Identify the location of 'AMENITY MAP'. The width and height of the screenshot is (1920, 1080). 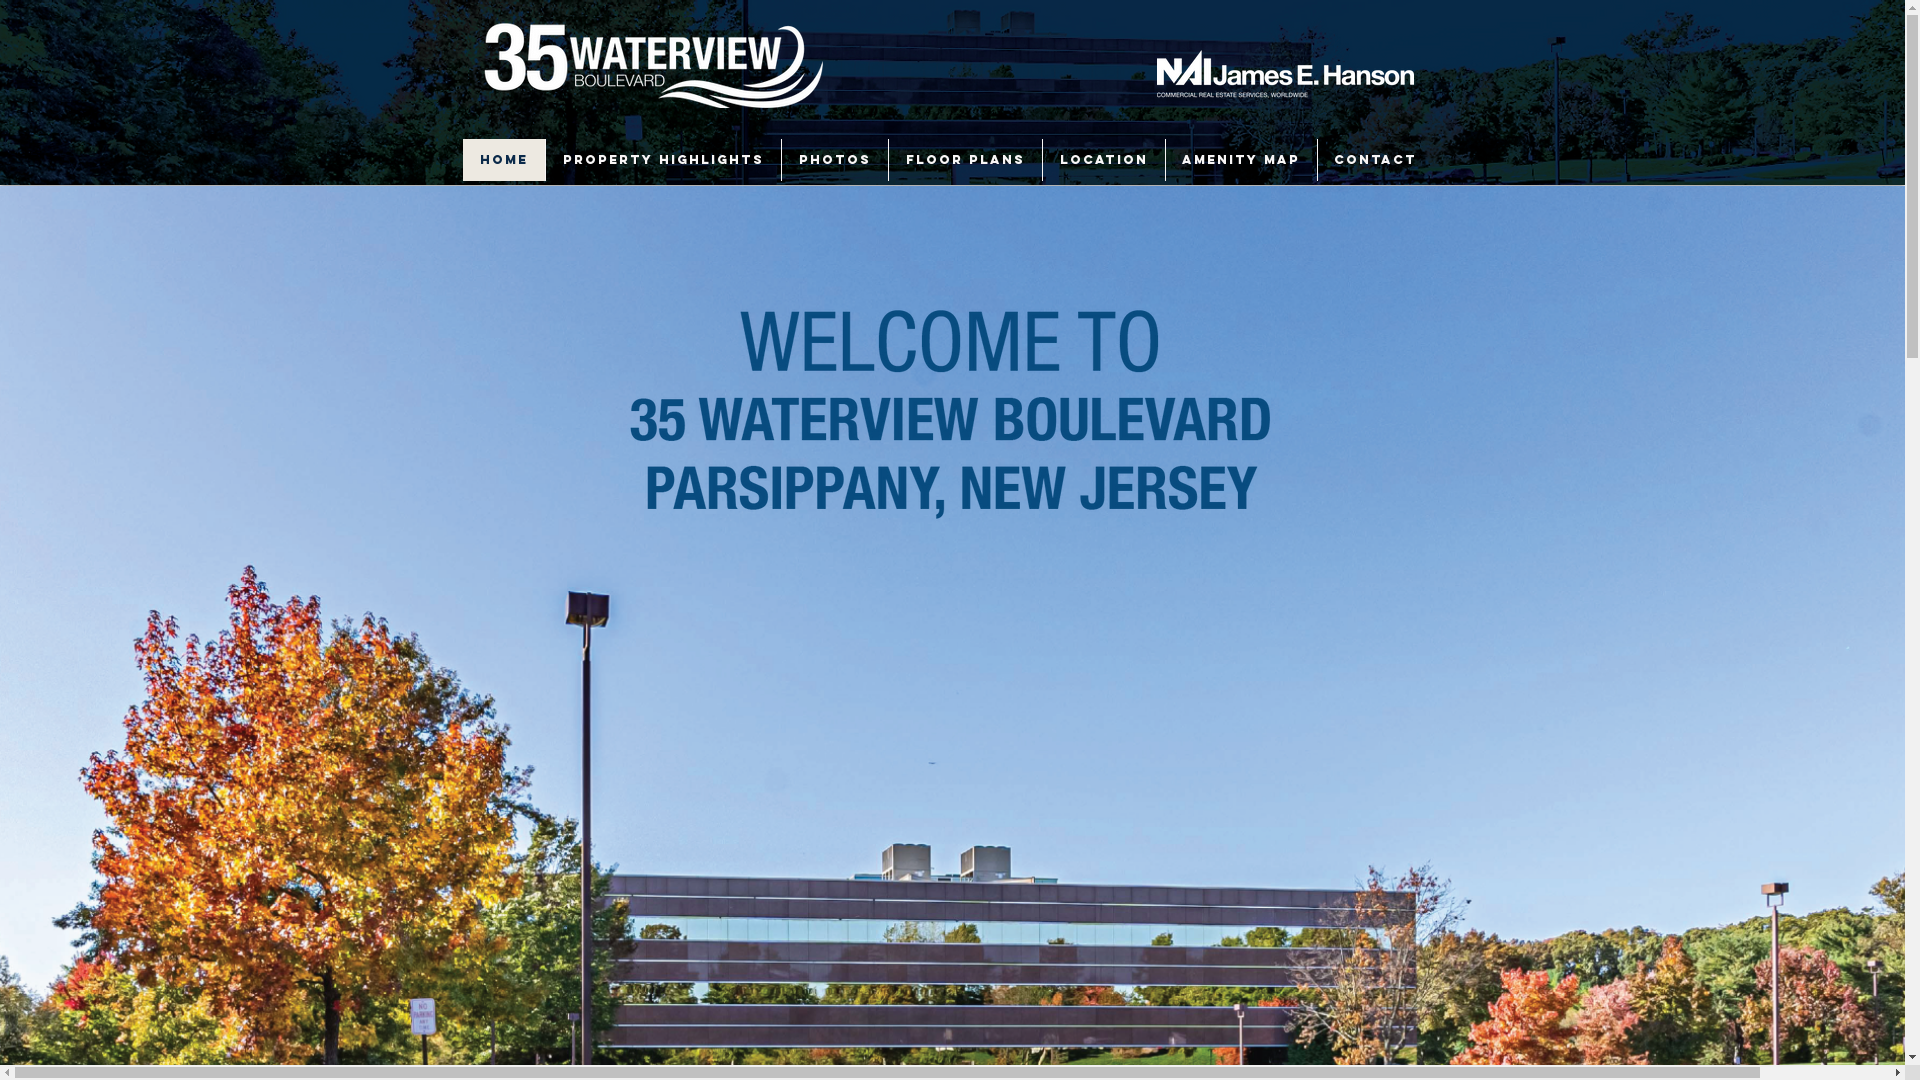
(1238, 158).